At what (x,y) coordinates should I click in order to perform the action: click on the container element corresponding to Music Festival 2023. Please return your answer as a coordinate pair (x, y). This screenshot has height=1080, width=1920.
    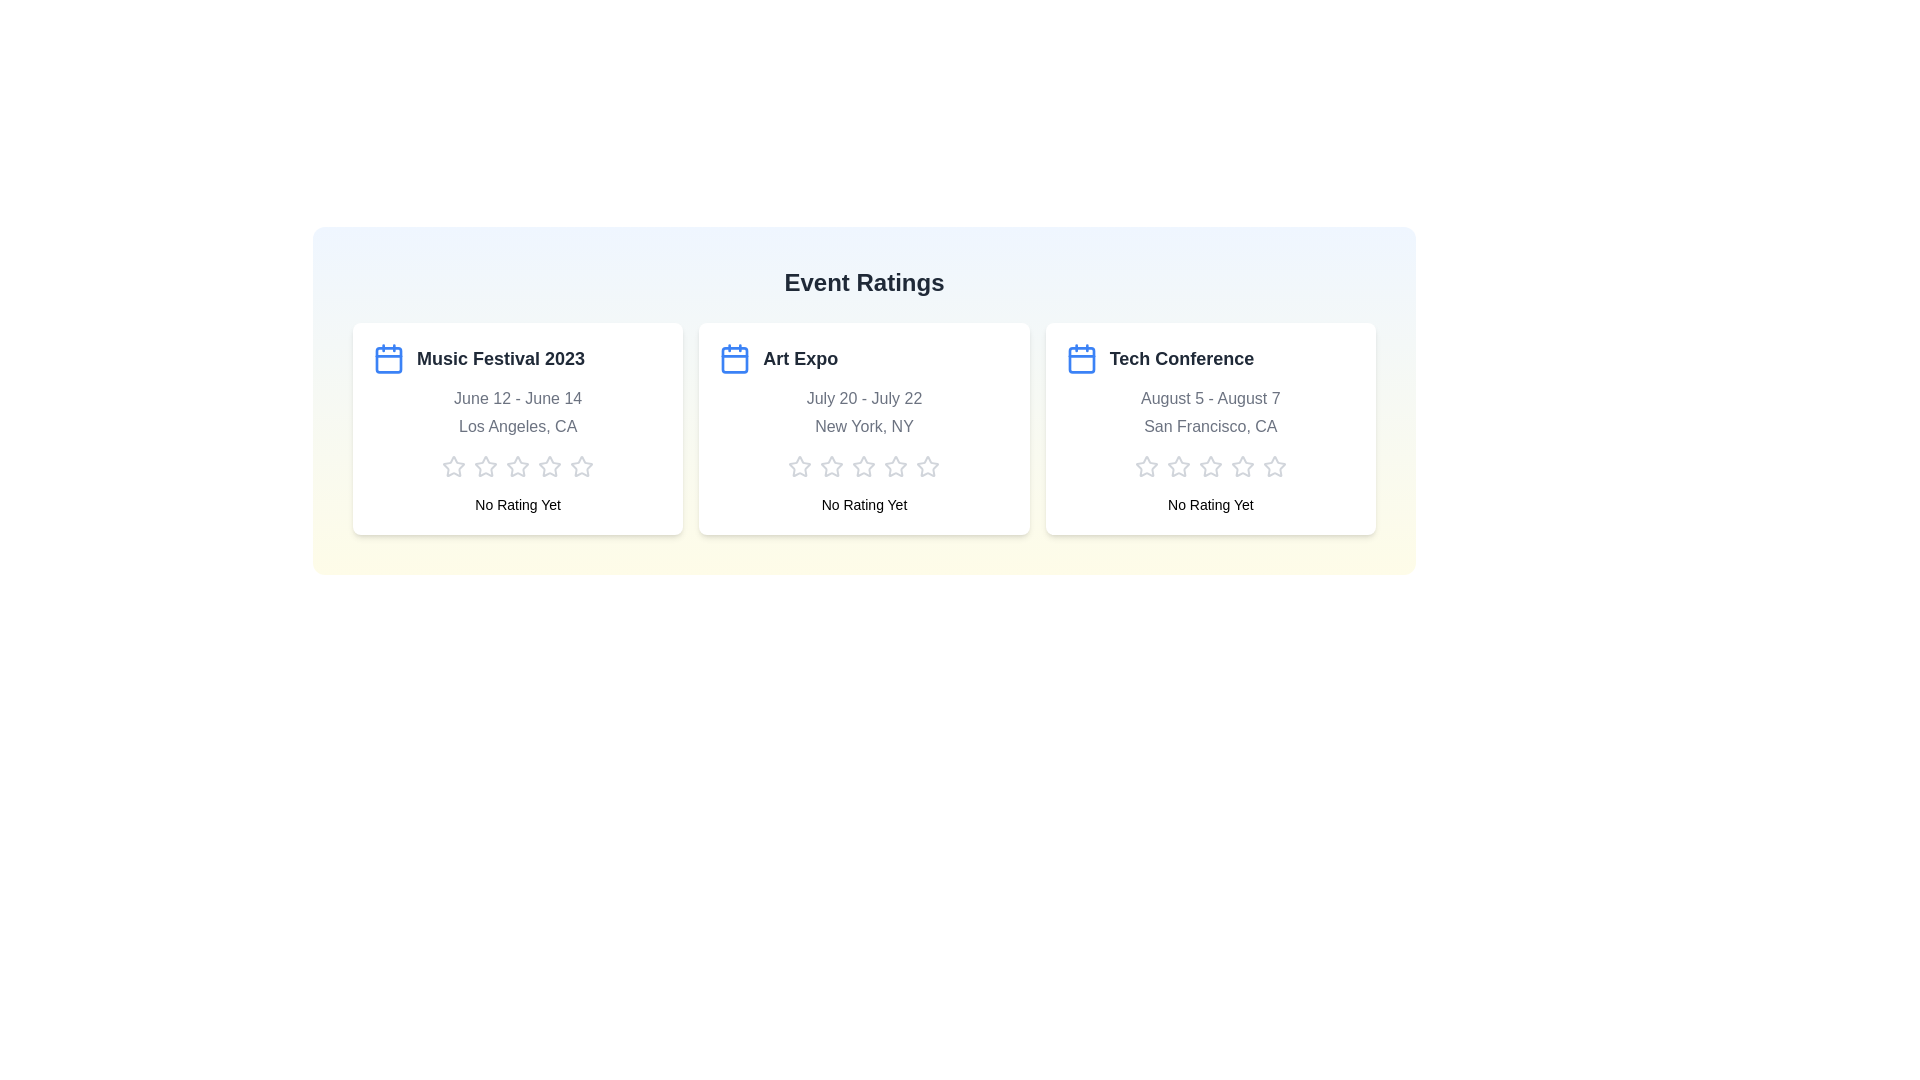
    Looking at the image, I should click on (518, 427).